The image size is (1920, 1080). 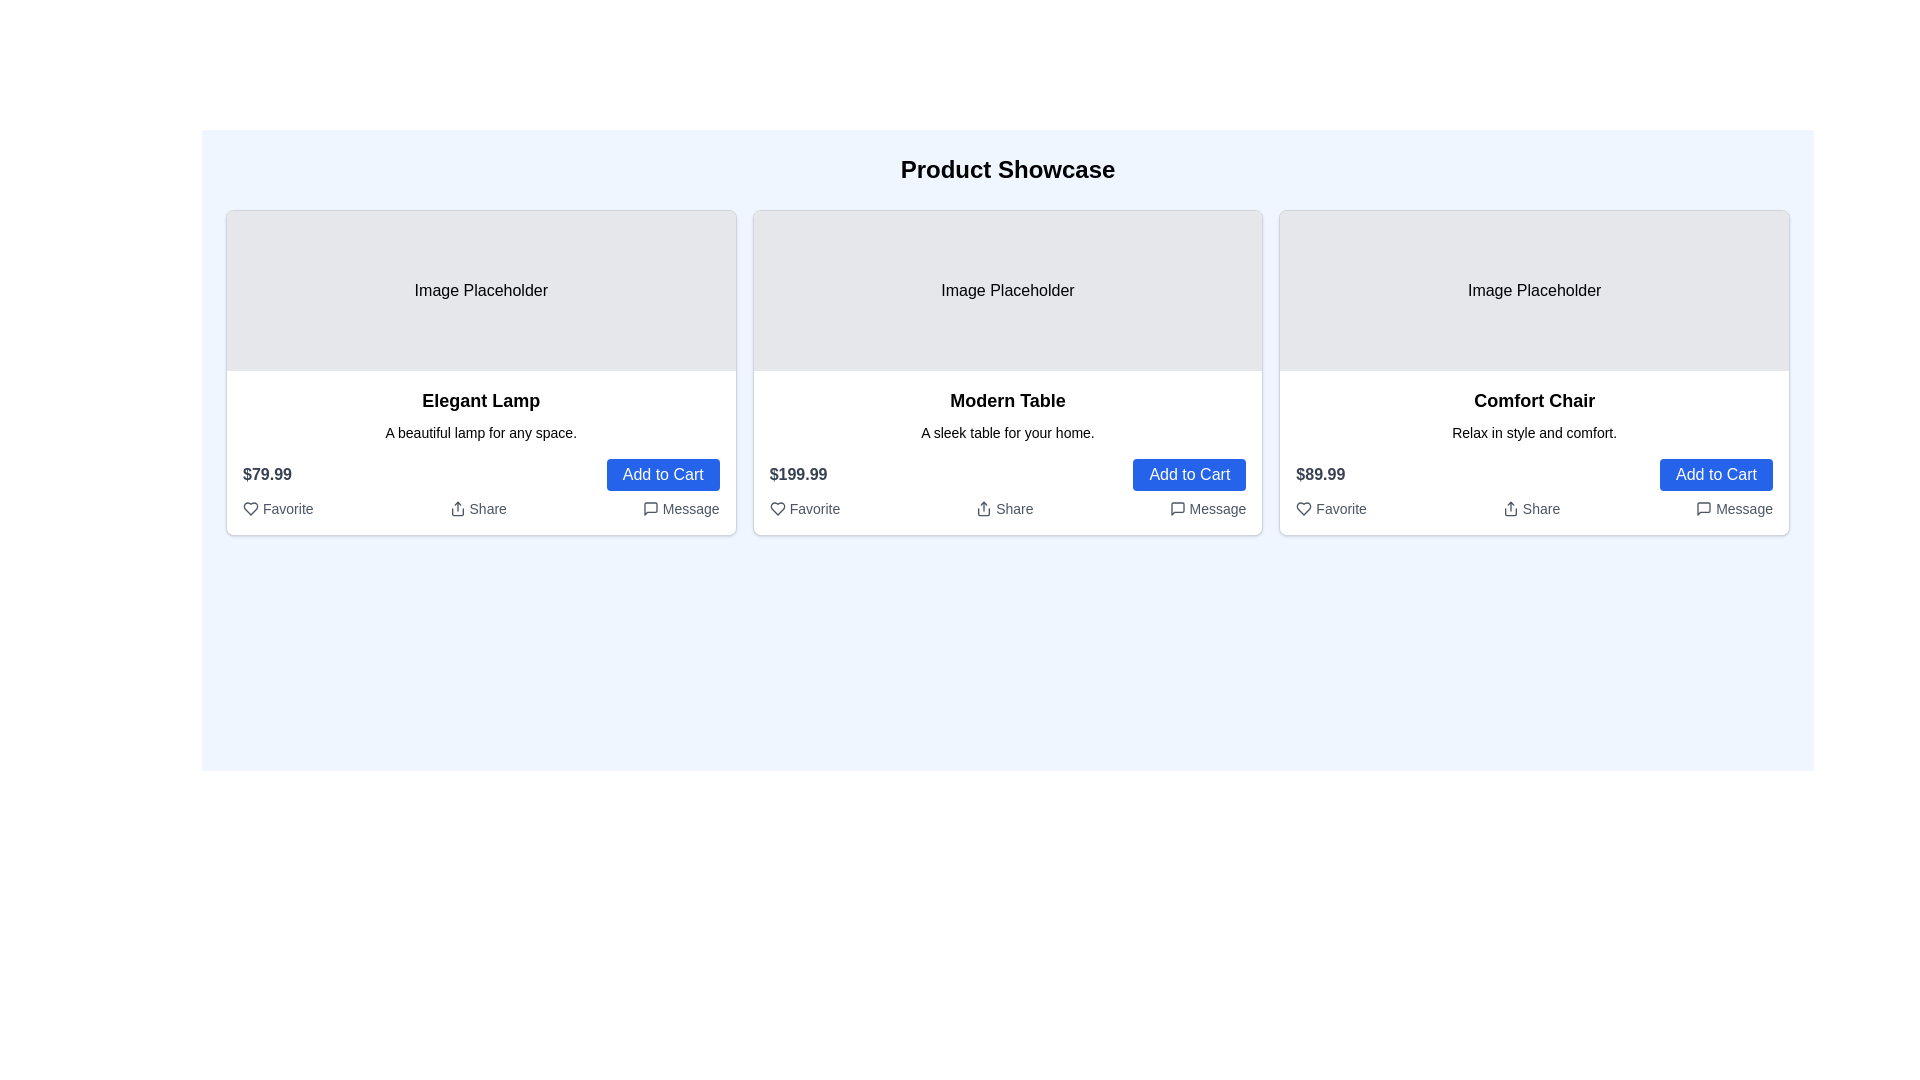 I want to click on the headline text content of the product card that displays the name 'Modern Table', located at the top of the card below the placeholder image, so click(x=1008, y=401).